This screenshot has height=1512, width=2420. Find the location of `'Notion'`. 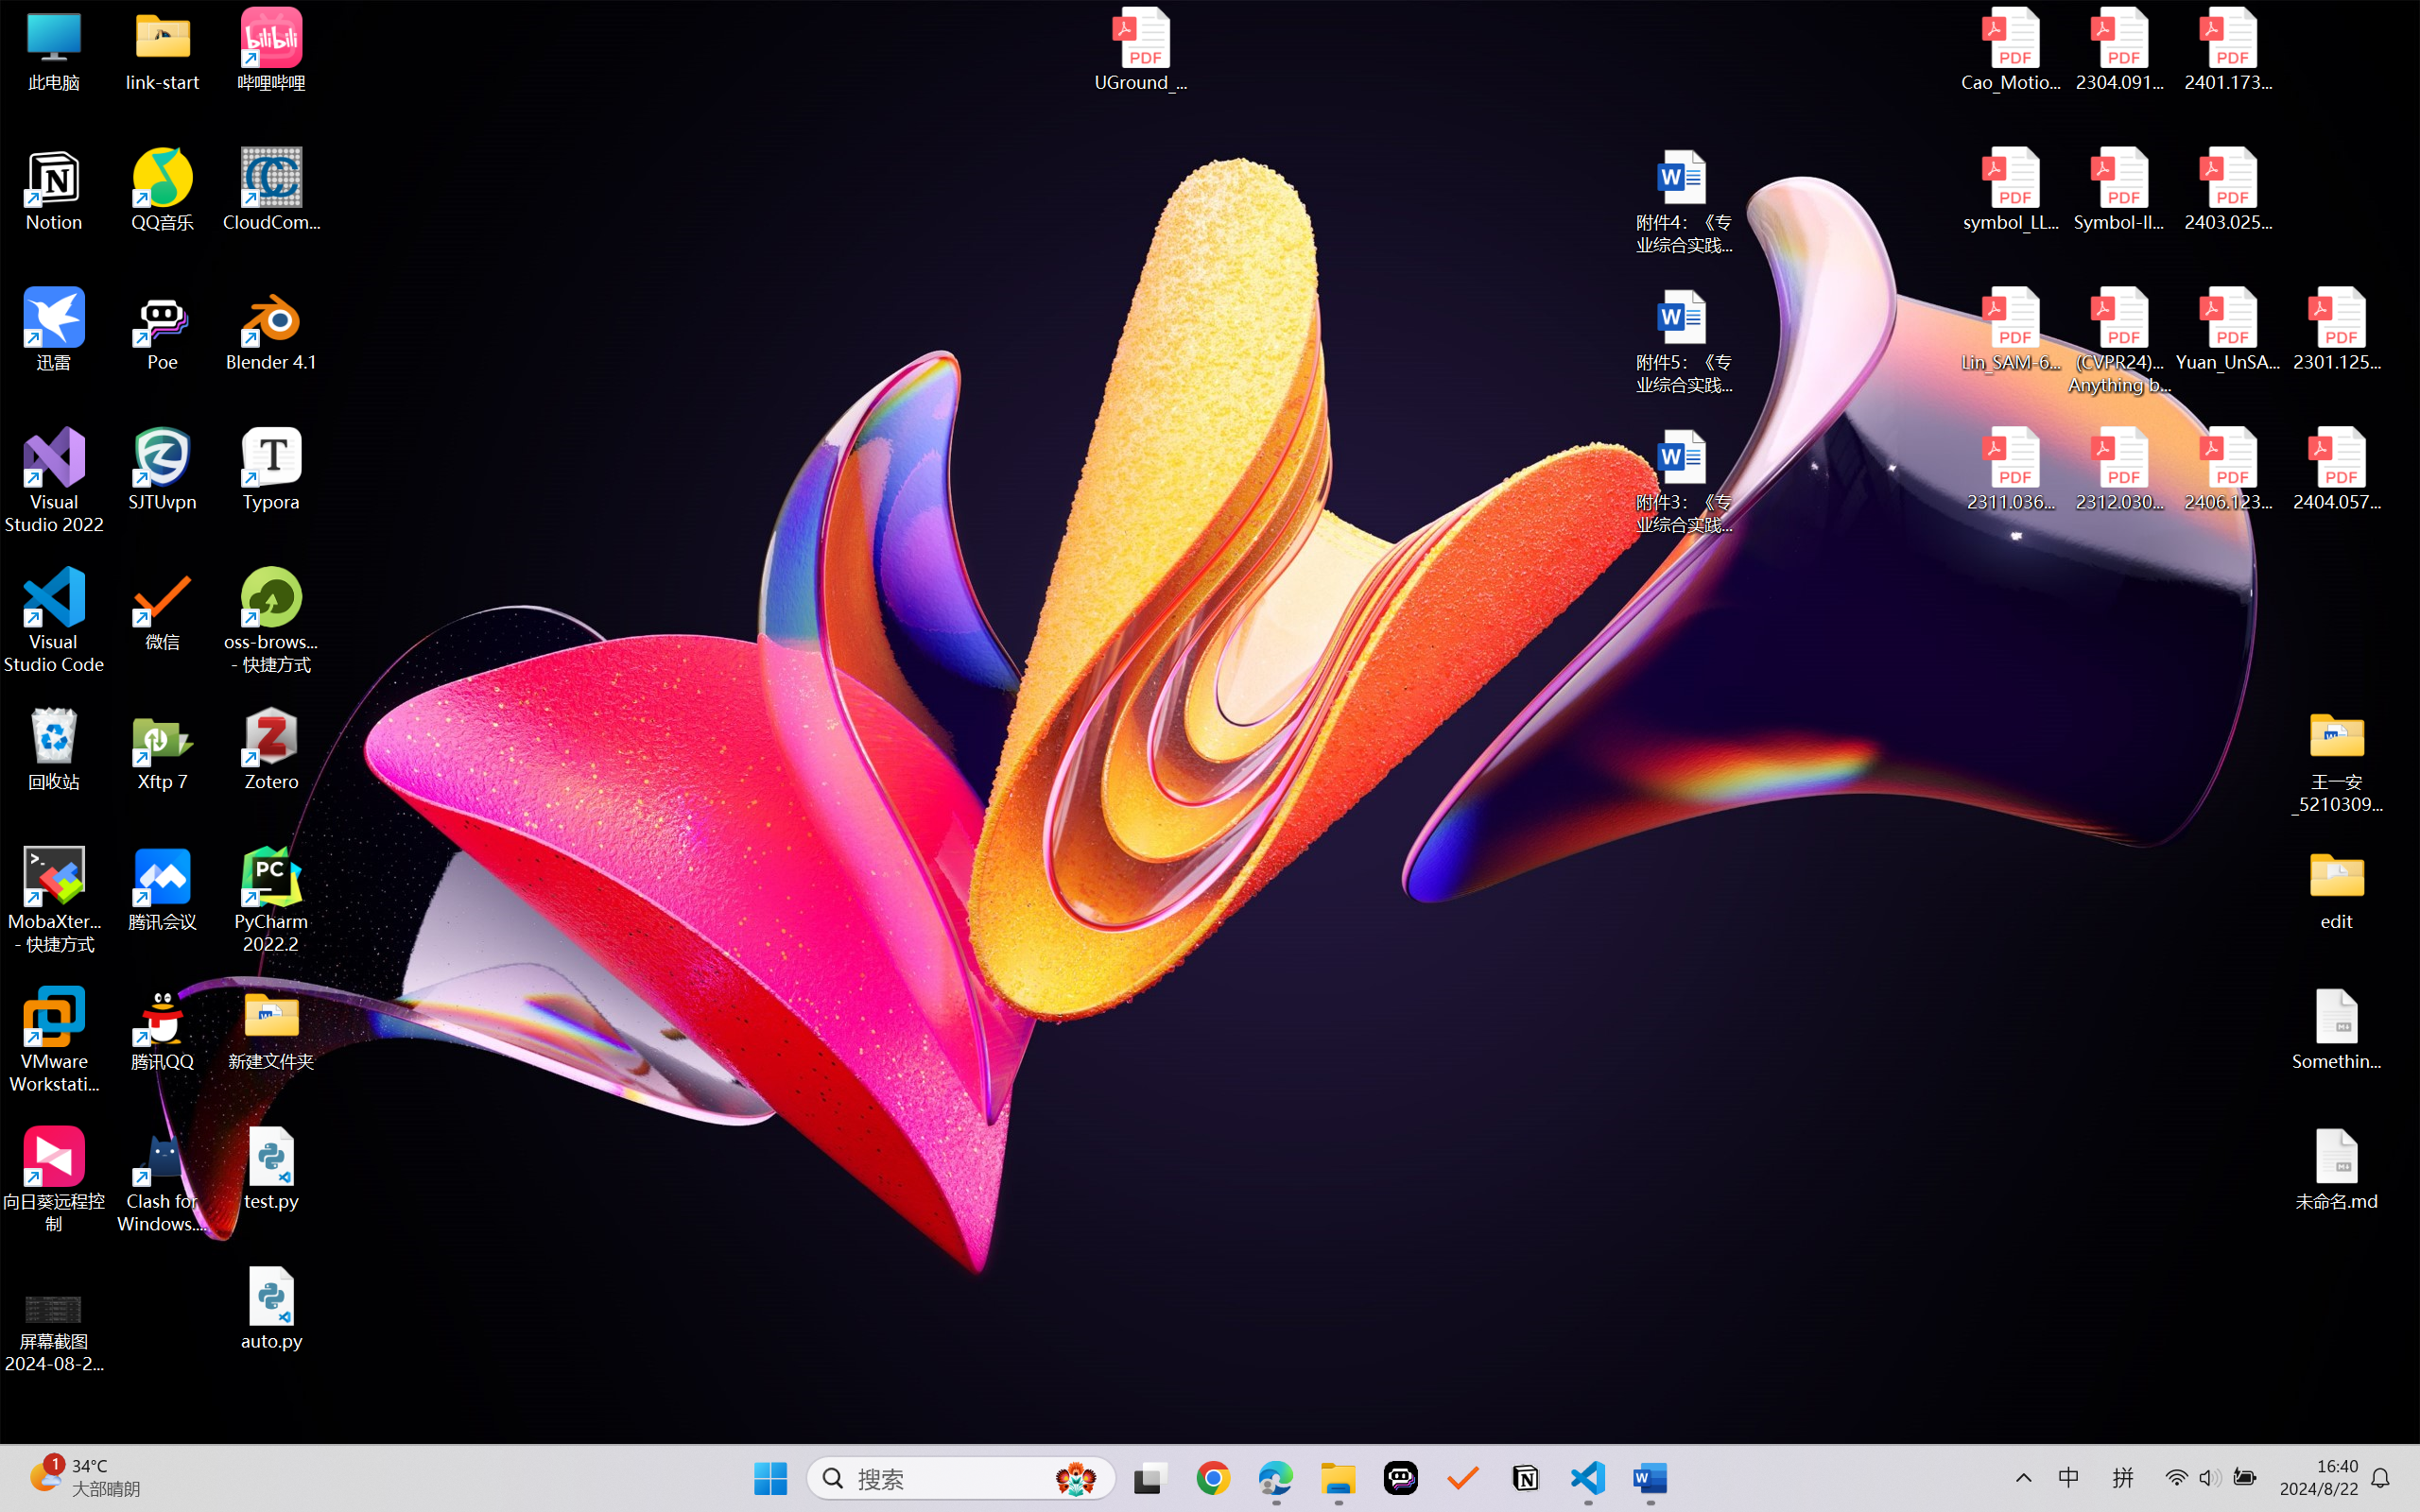

'Notion' is located at coordinates (53, 190).